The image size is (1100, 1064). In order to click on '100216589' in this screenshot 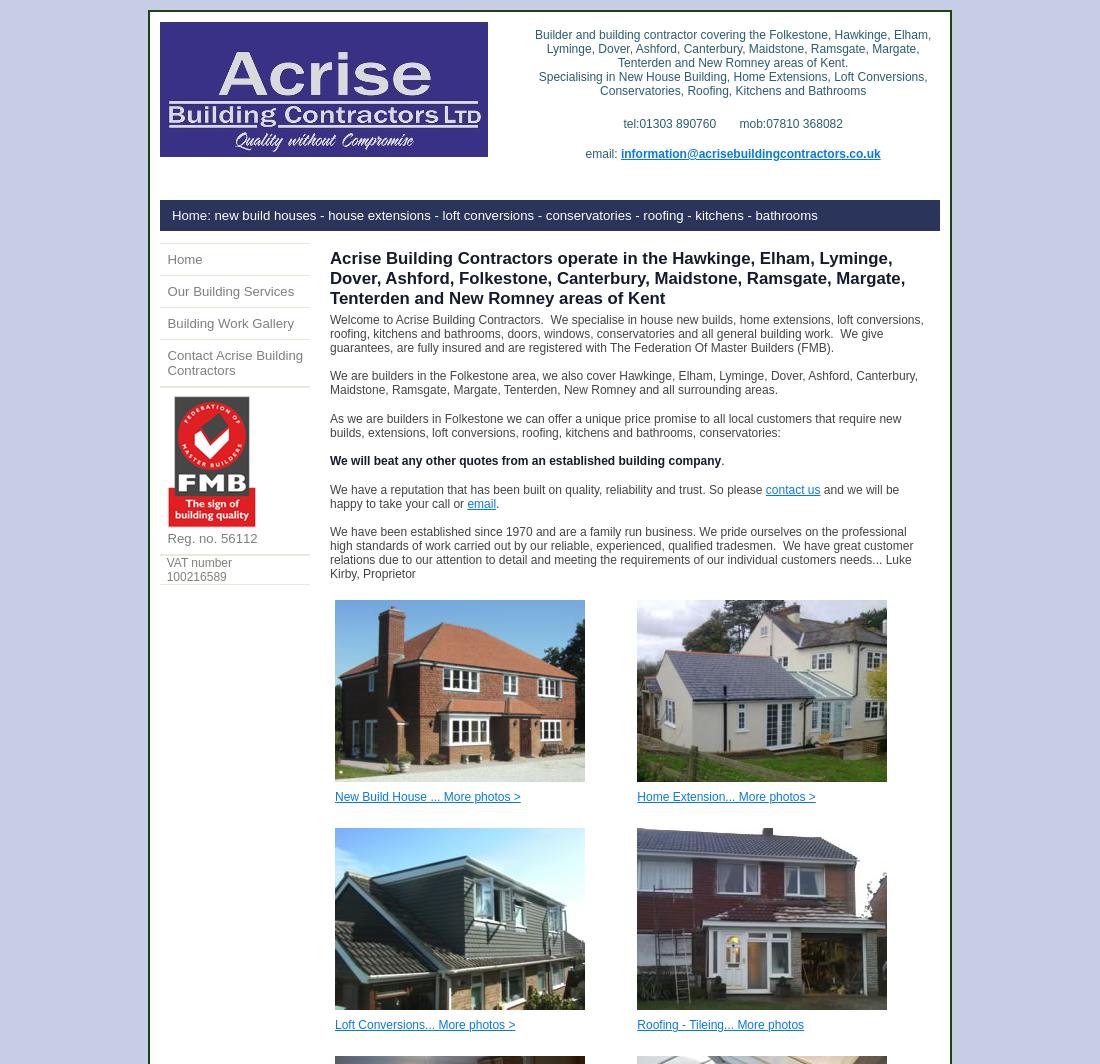, I will do `click(192, 577)`.